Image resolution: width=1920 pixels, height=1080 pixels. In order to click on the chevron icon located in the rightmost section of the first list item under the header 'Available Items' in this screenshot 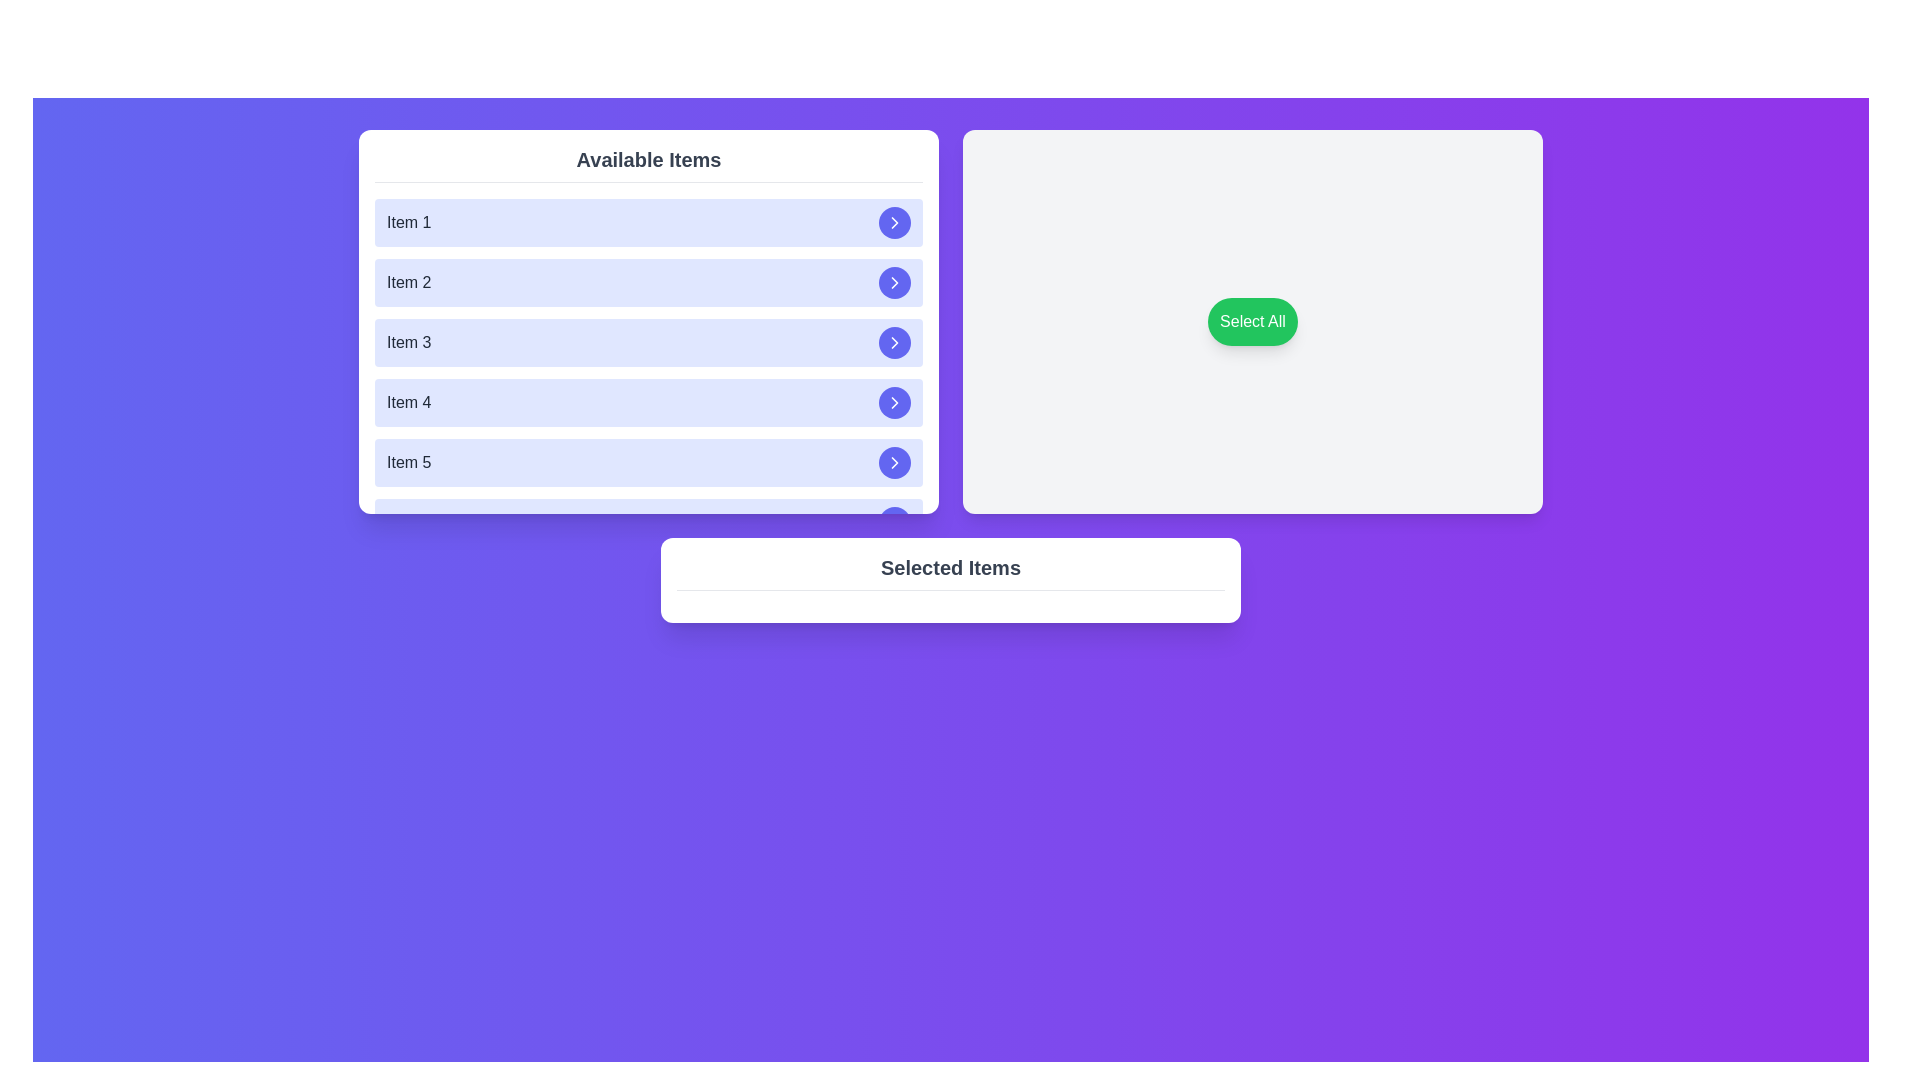, I will do `click(893, 223)`.